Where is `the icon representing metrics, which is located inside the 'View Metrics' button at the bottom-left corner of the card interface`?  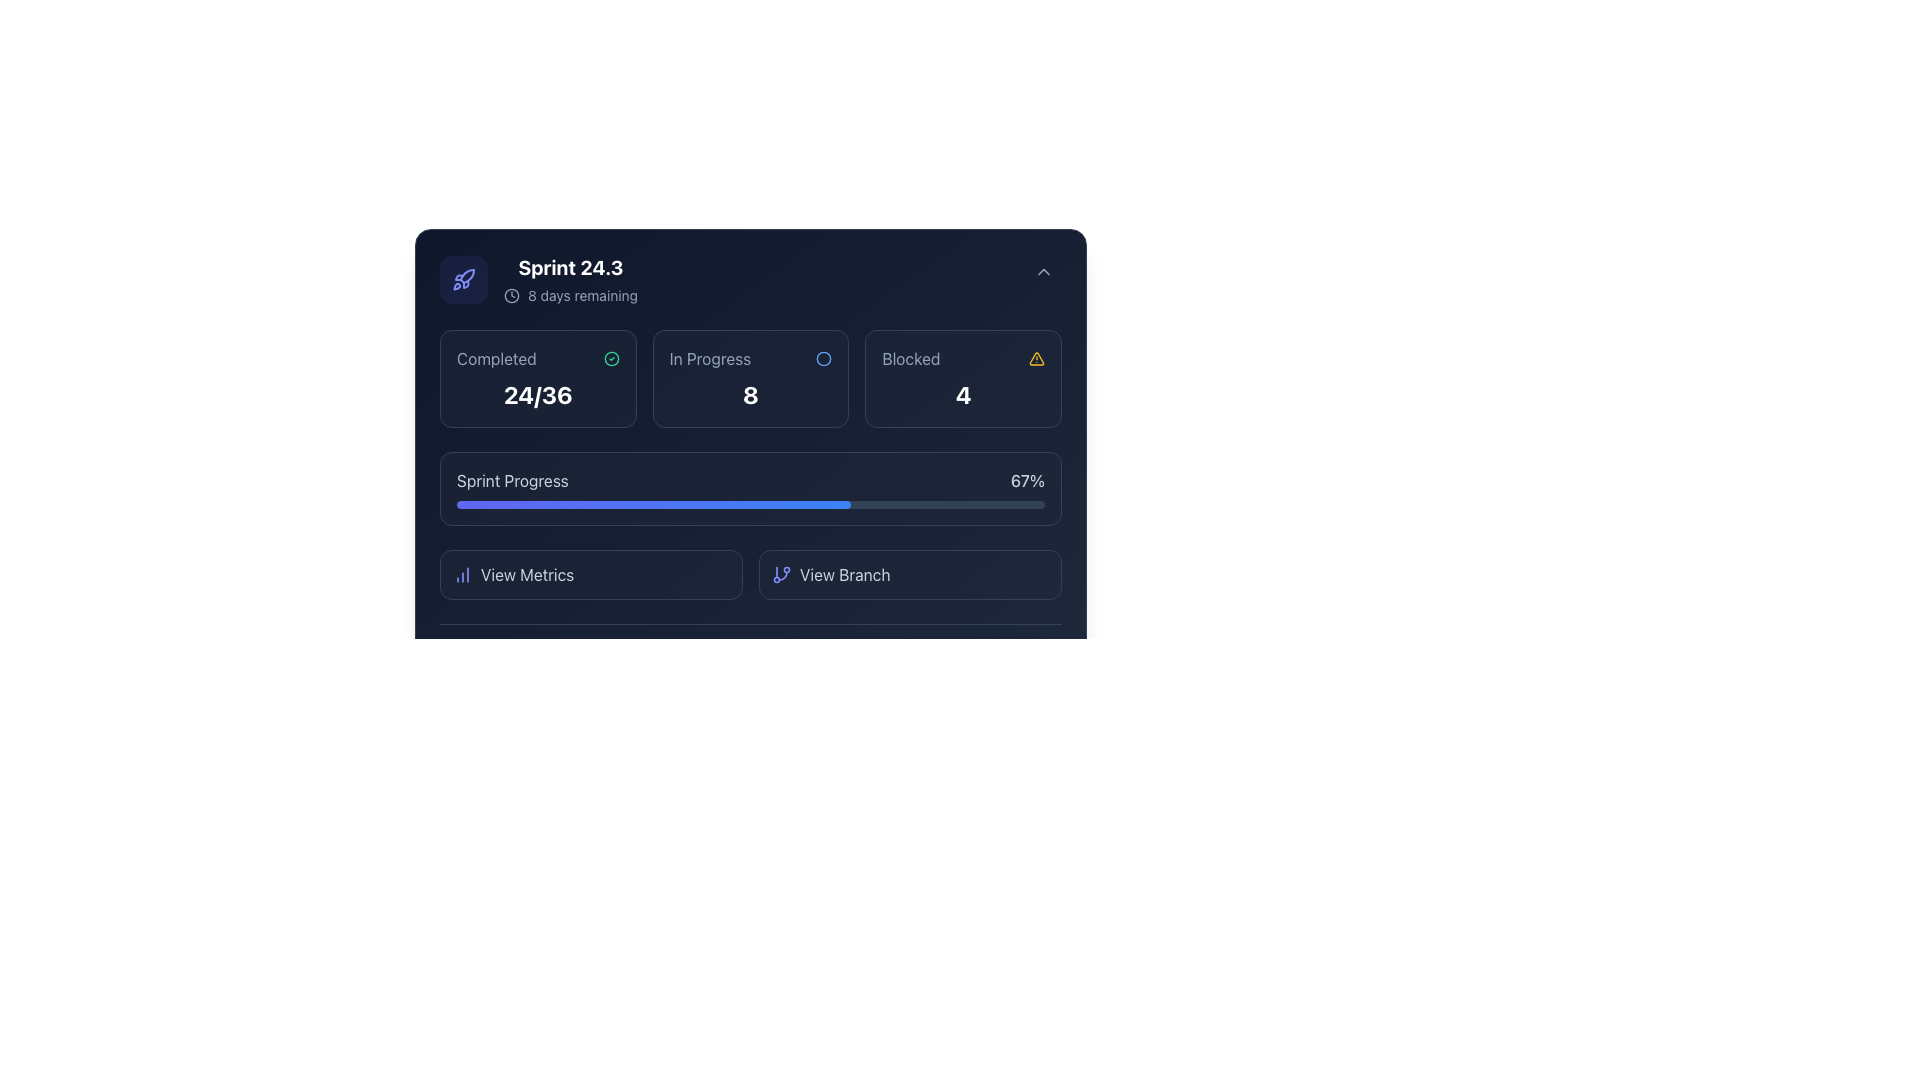
the icon representing metrics, which is located inside the 'View Metrics' button at the bottom-left corner of the card interface is located at coordinates (461, 574).